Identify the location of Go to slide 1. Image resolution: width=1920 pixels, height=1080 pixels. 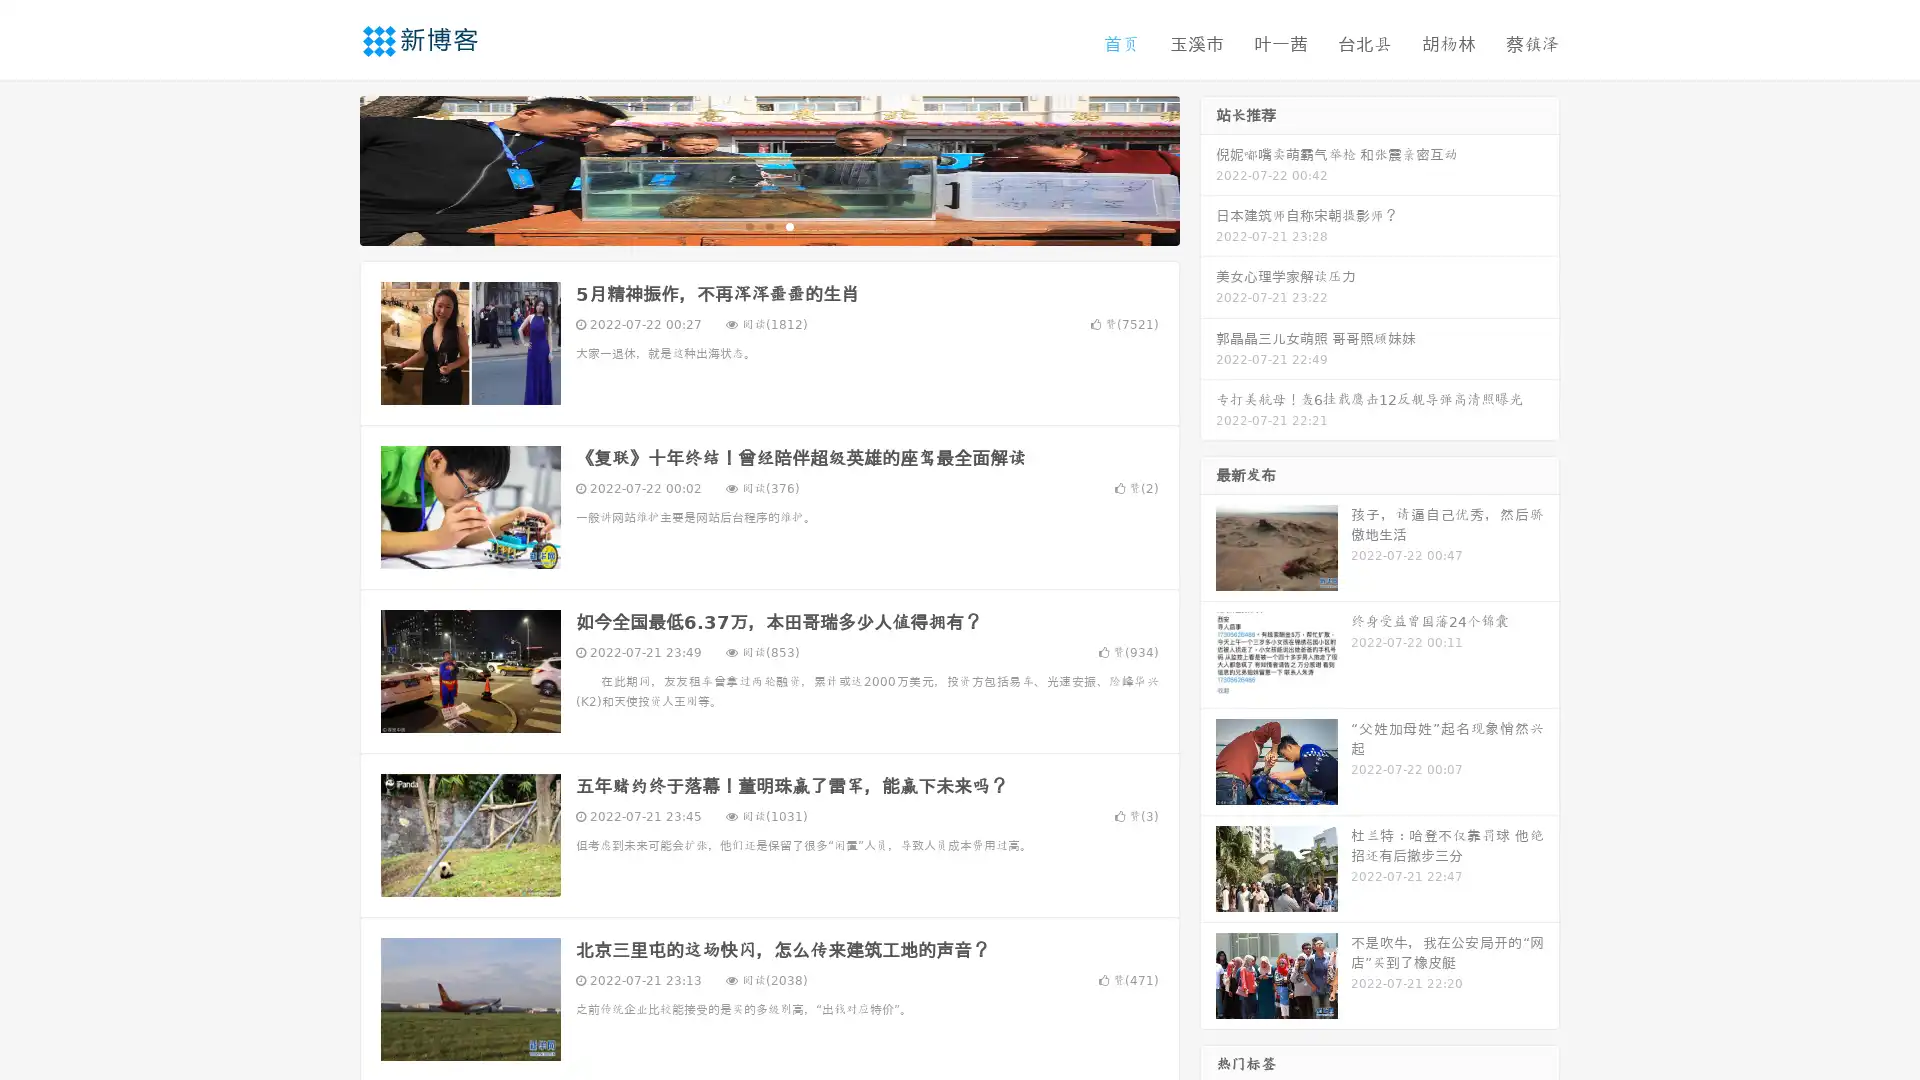
(748, 225).